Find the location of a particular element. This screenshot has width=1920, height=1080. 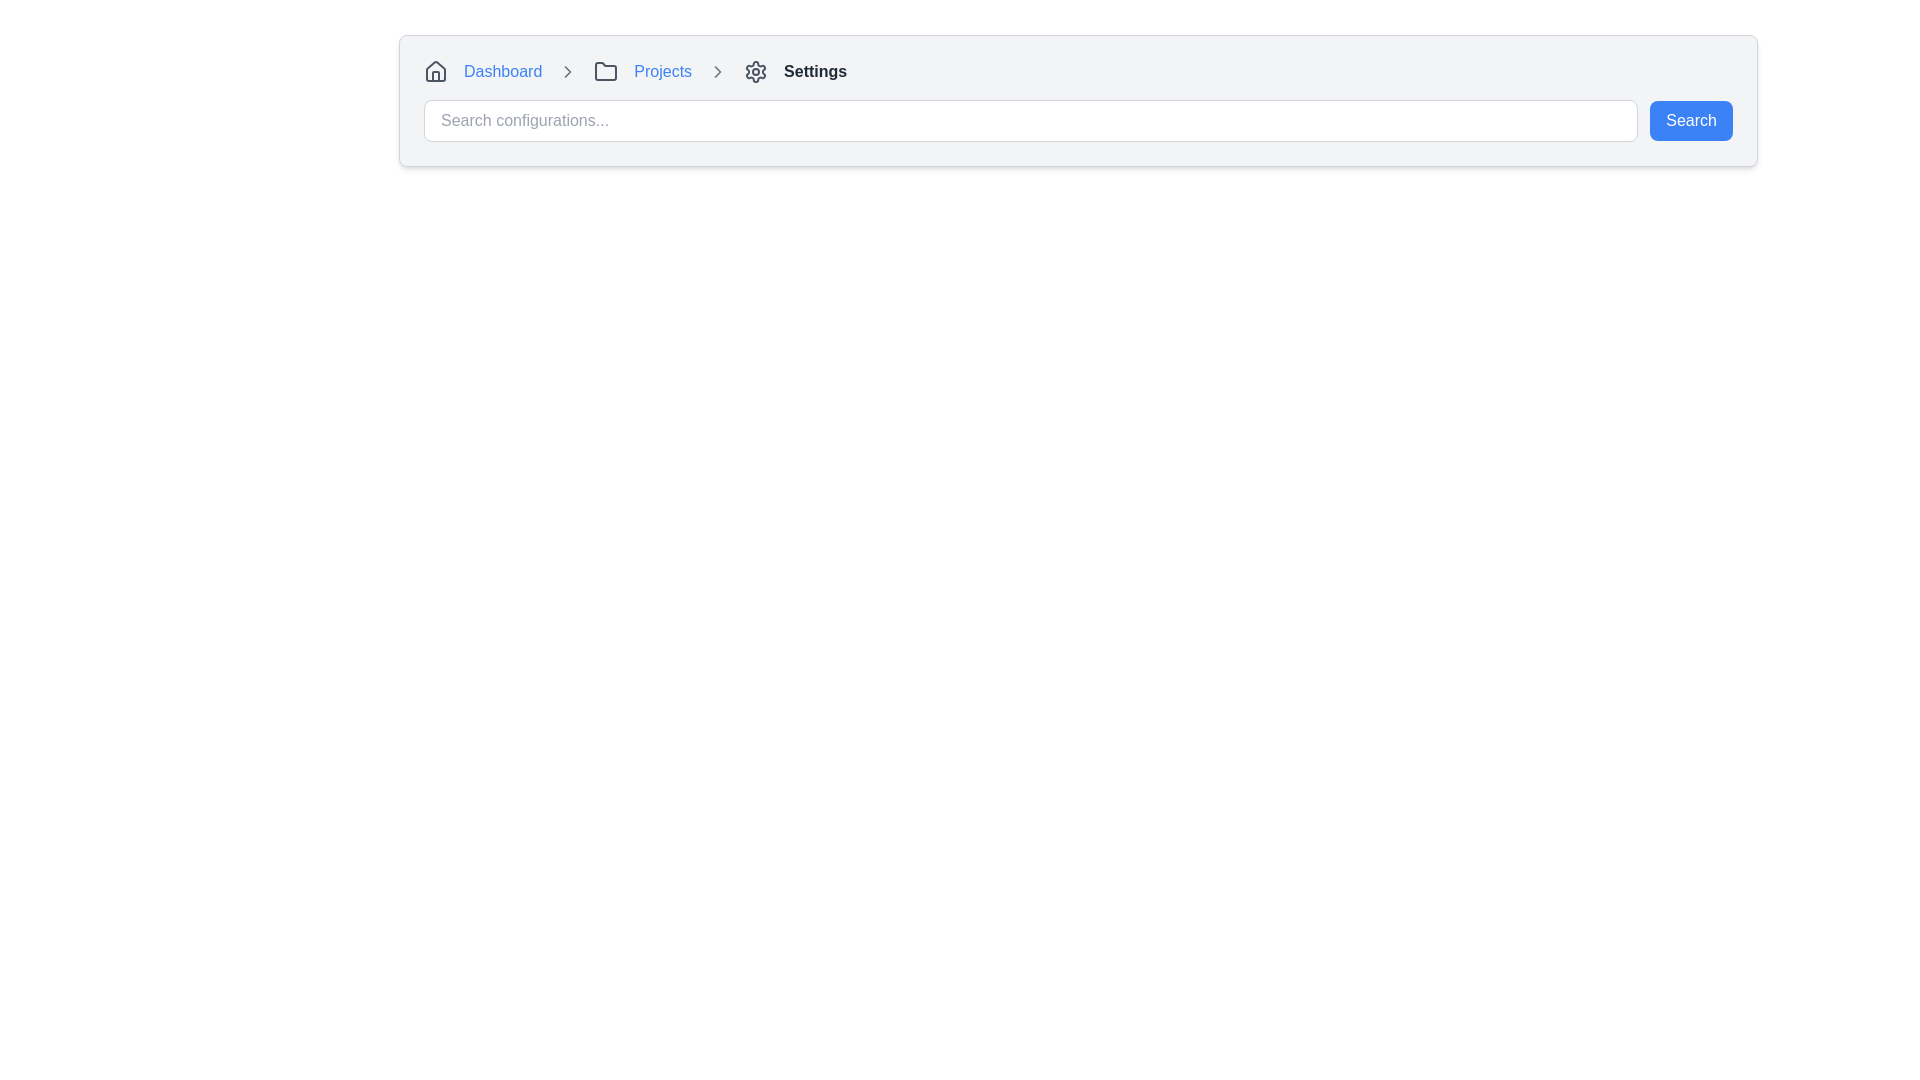

the navigation flow by interacting with the chevron icon located to the right of the 'Projects' label in the breadcrumb navigation row is located at coordinates (718, 71).